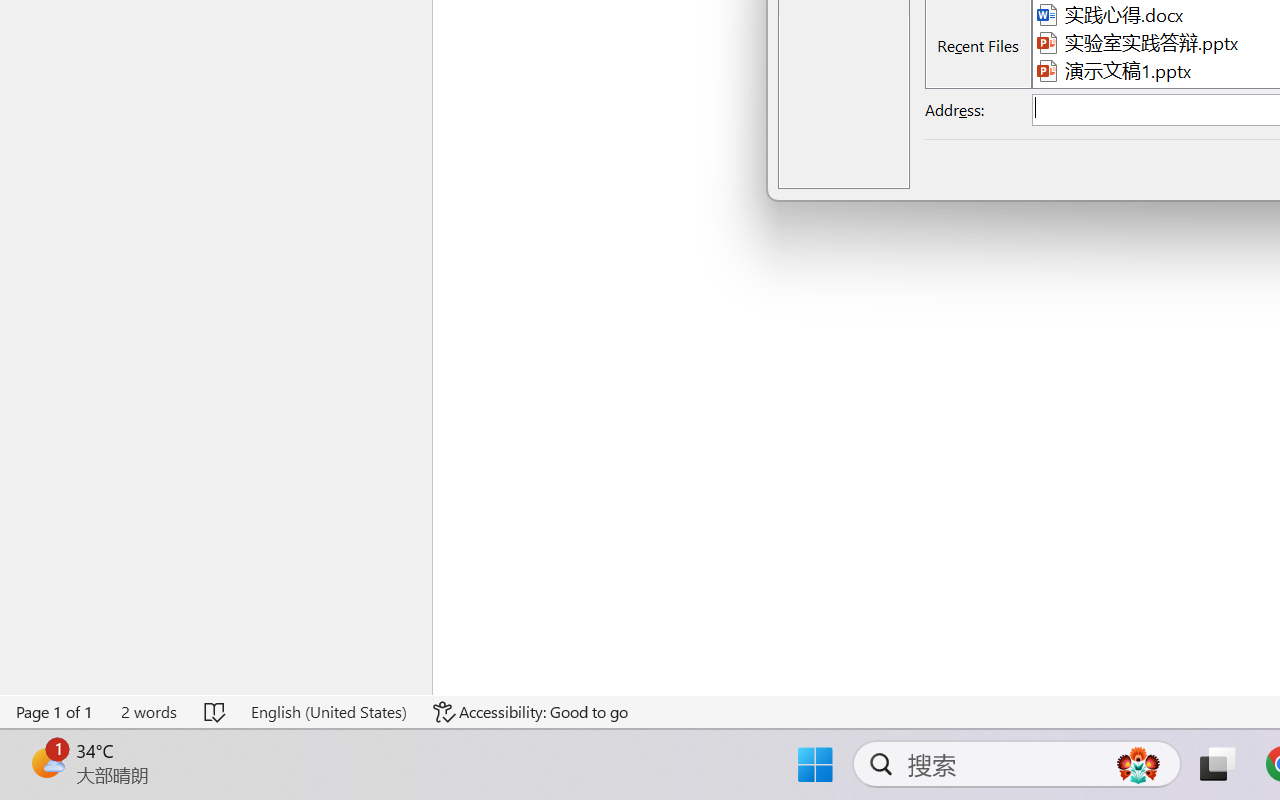  What do you see at coordinates (531, 711) in the screenshot?
I see `'Accessibility Checker Accessibility: Good to go'` at bounding box center [531, 711].